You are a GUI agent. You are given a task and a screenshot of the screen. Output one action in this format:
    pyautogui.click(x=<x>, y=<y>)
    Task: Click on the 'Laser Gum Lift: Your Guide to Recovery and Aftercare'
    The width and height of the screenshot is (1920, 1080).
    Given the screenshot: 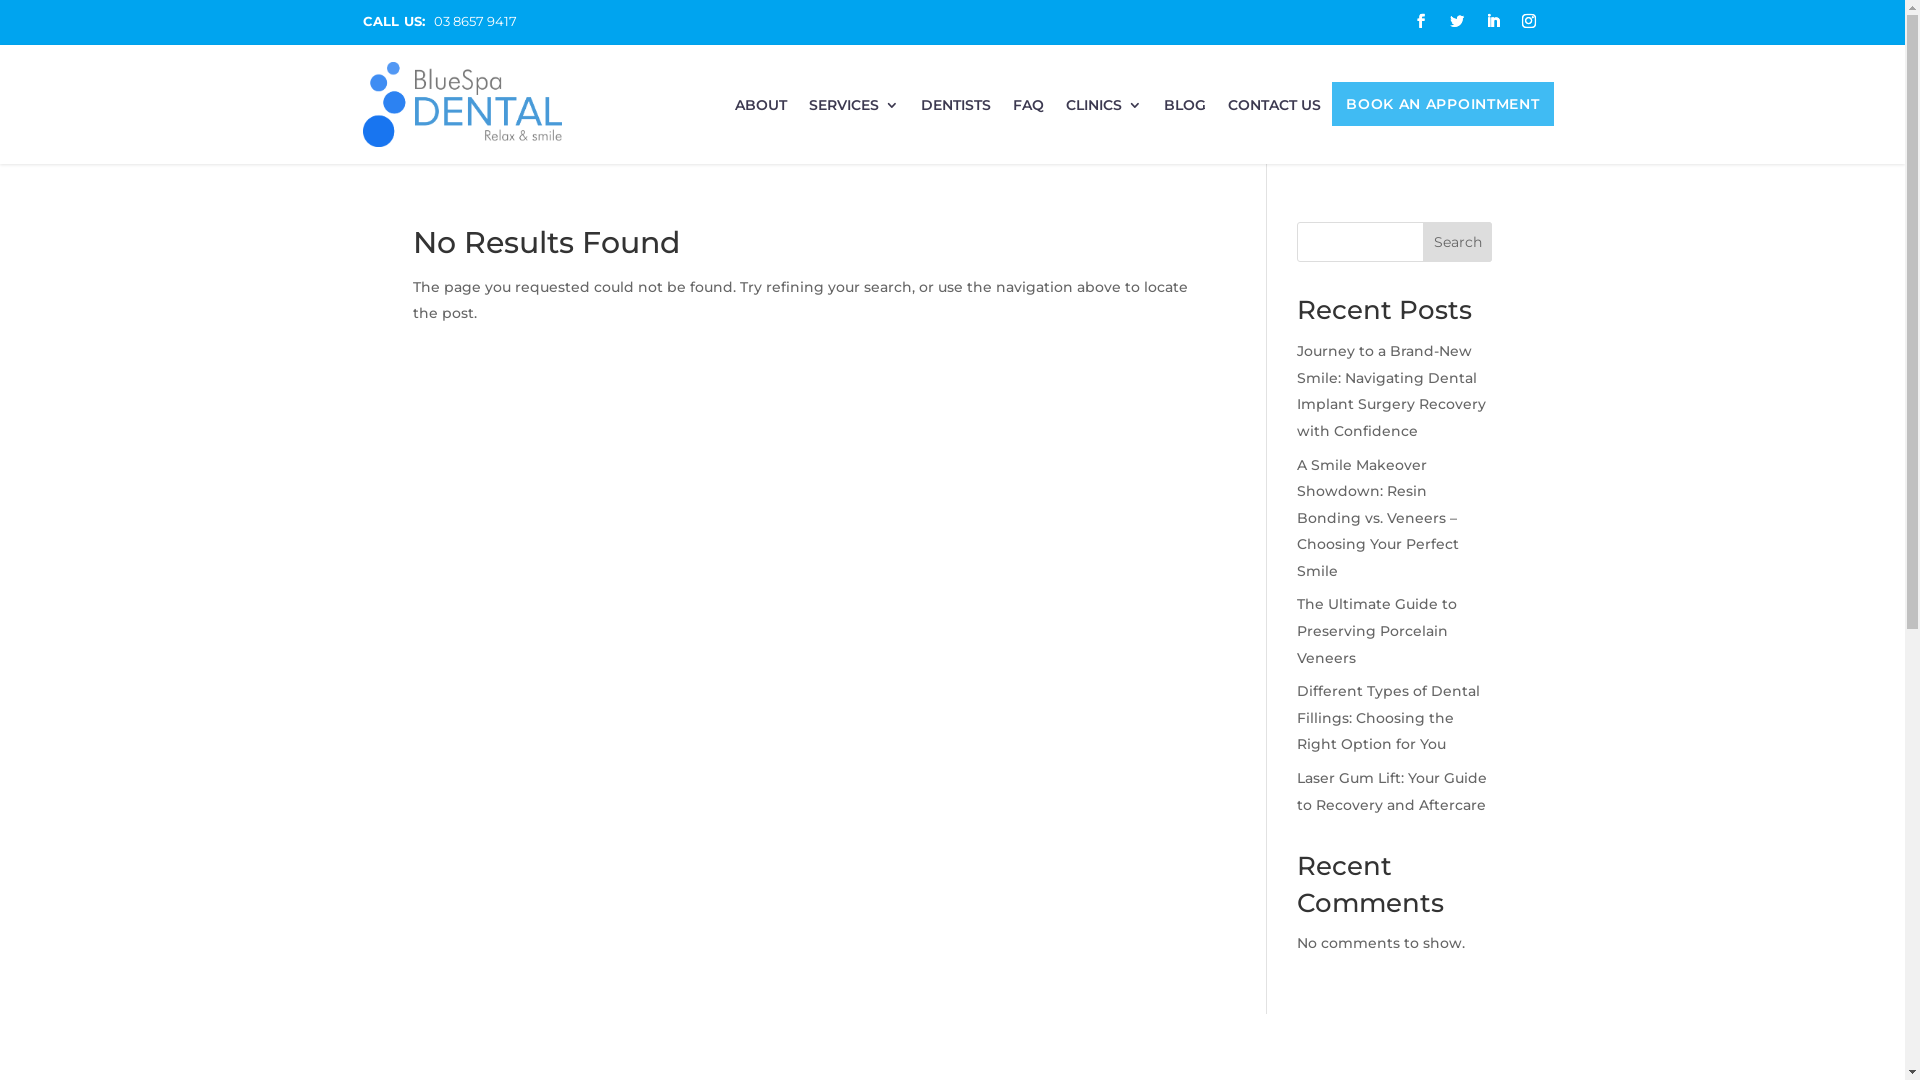 What is the action you would take?
    pyautogui.click(x=1391, y=790)
    